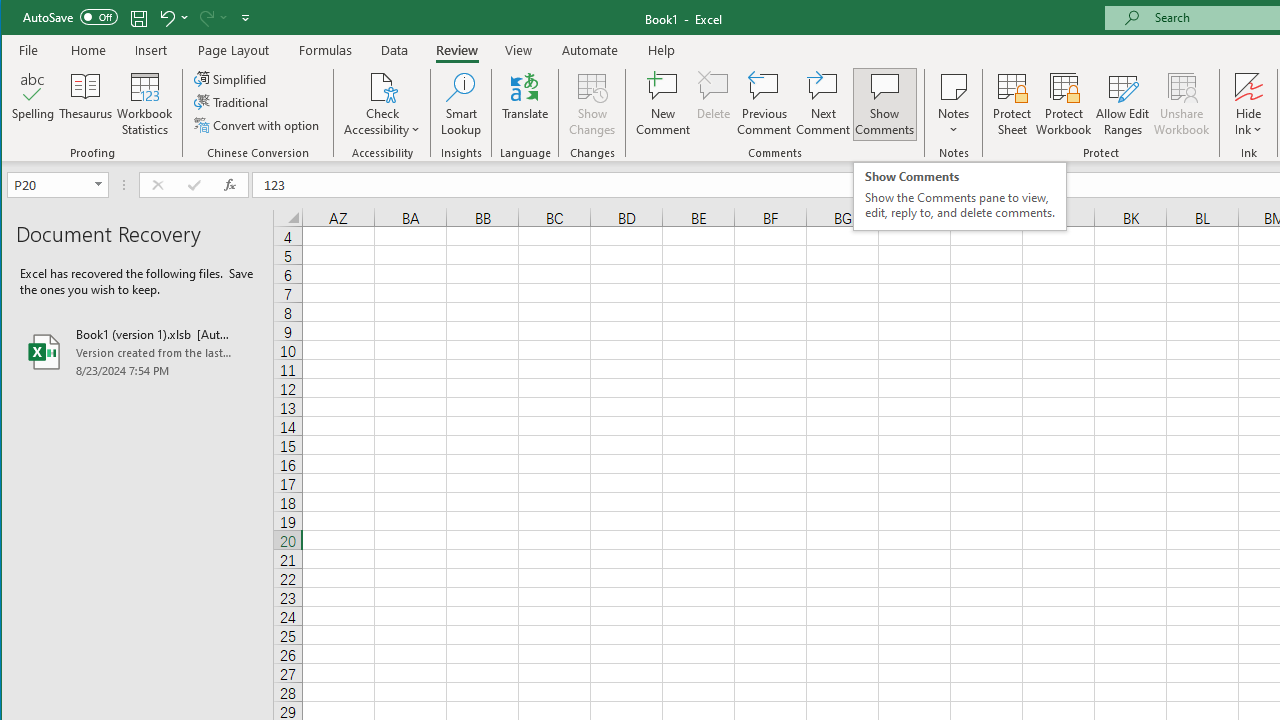 Image resolution: width=1280 pixels, height=720 pixels. What do you see at coordinates (883, 104) in the screenshot?
I see `'Show Comments'` at bounding box center [883, 104].